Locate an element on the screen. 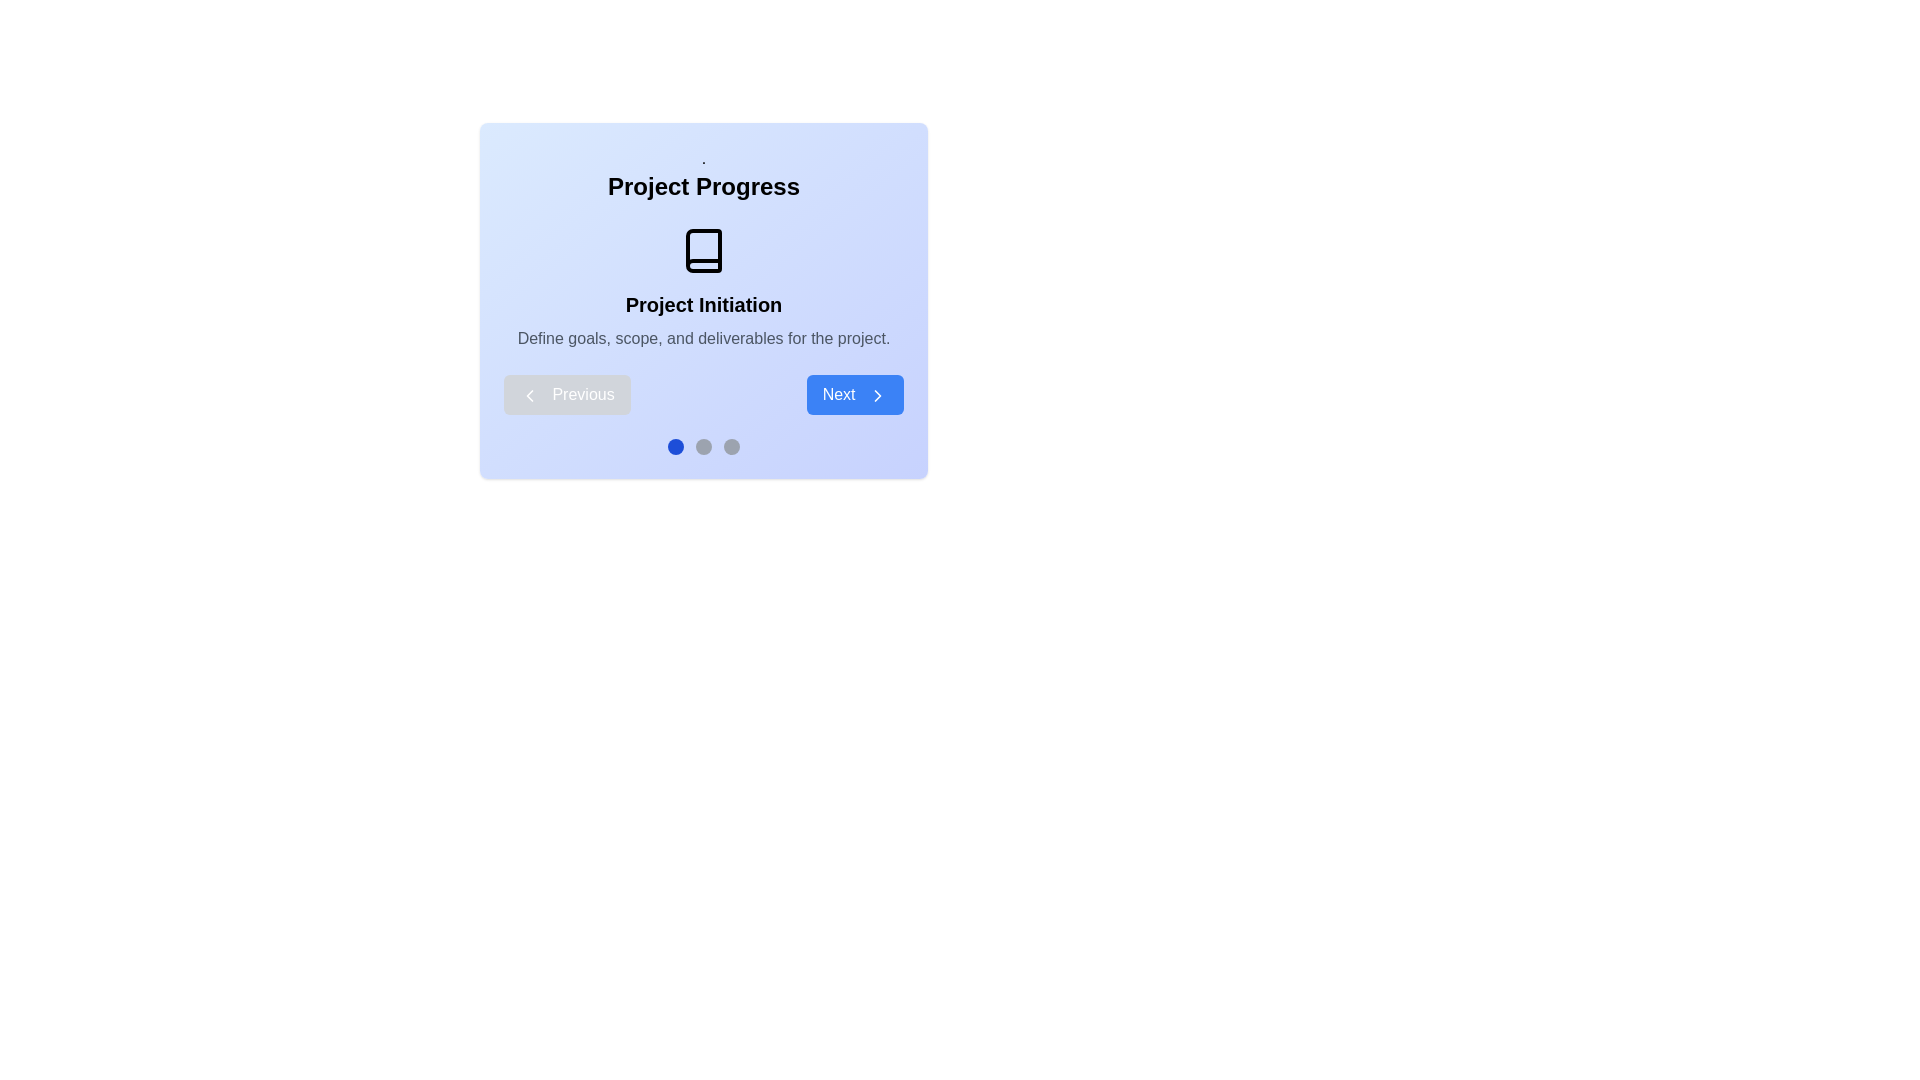 The height and width of the screenshot is (1080, 1920). the Text label acting as a header for 'Project Initiation', which is centrally located below a book icon and above a descriptive text about project goals is located at coordinates (704, 304).